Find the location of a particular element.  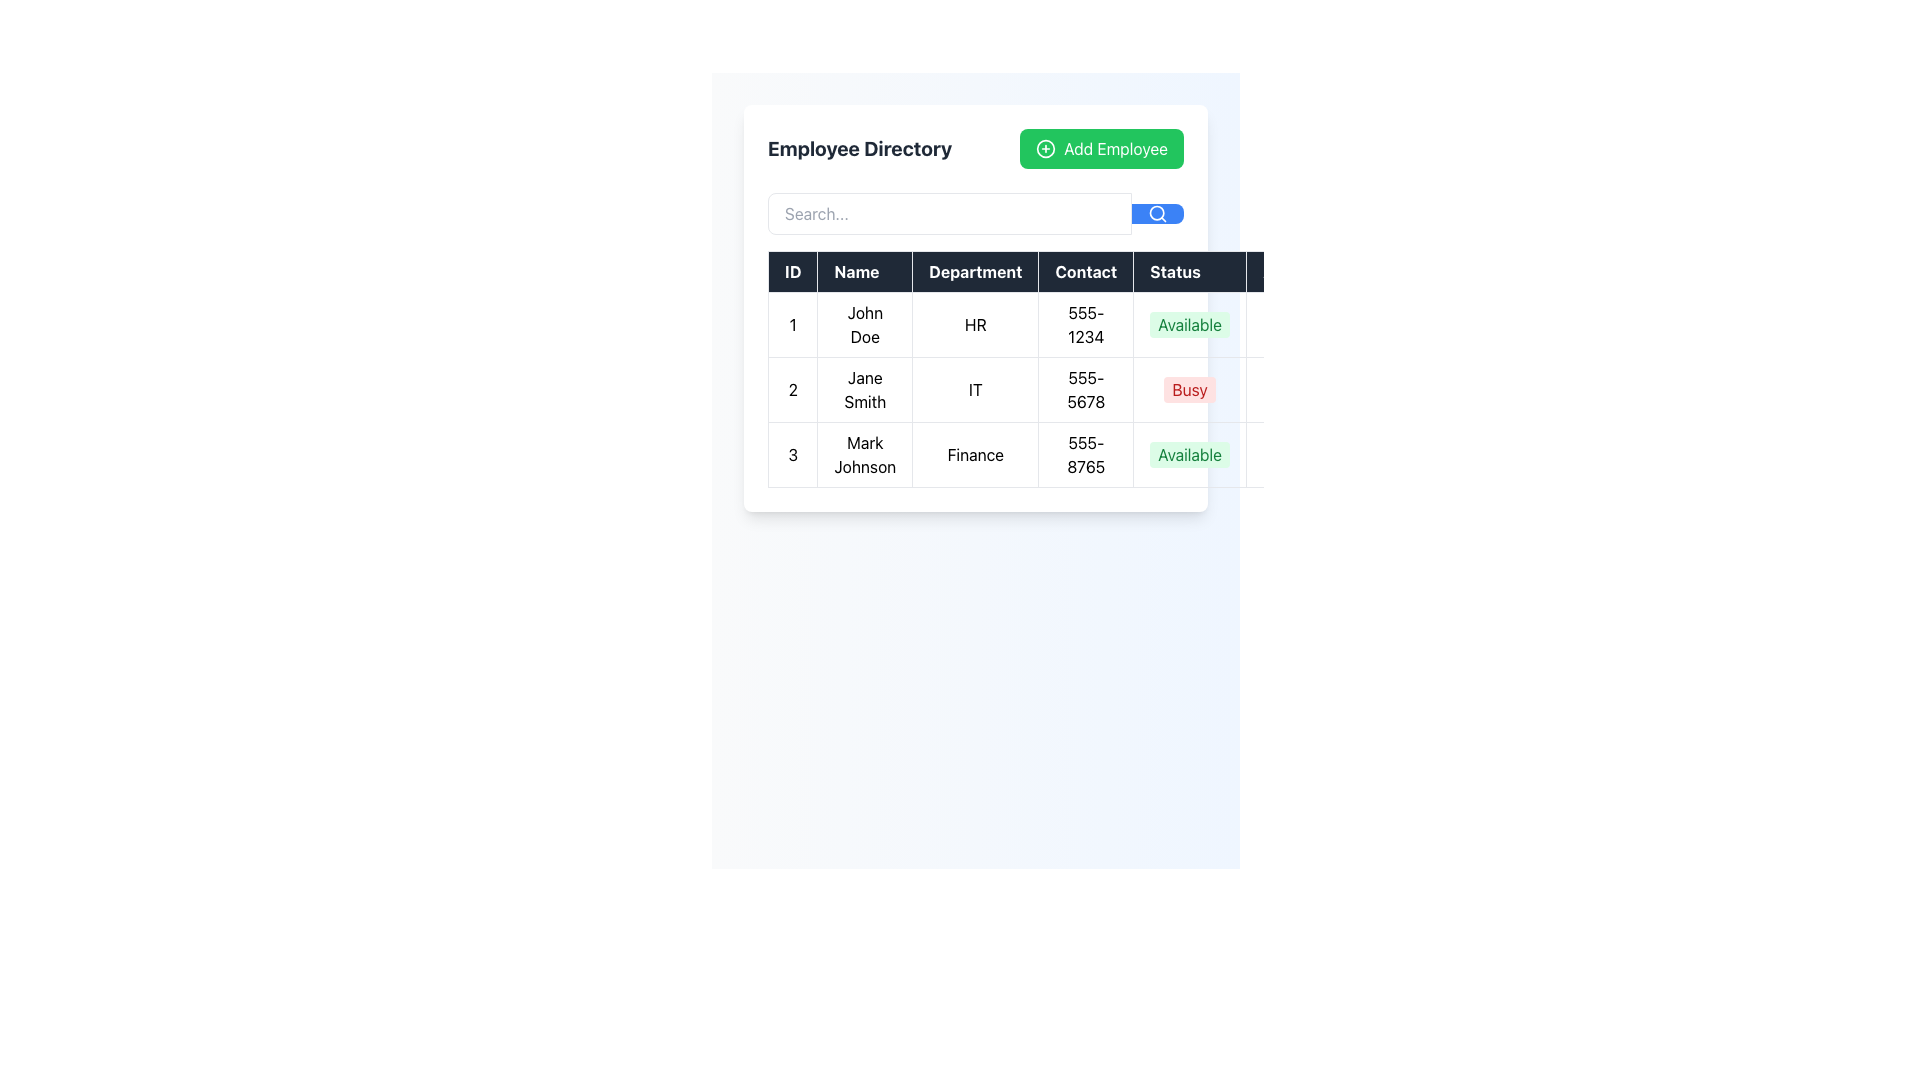

the interactive components of the table row displaying employee information for Mark Johnson, which is located in the third row of the Employee Directory section is located at coordinates (1052, 455).